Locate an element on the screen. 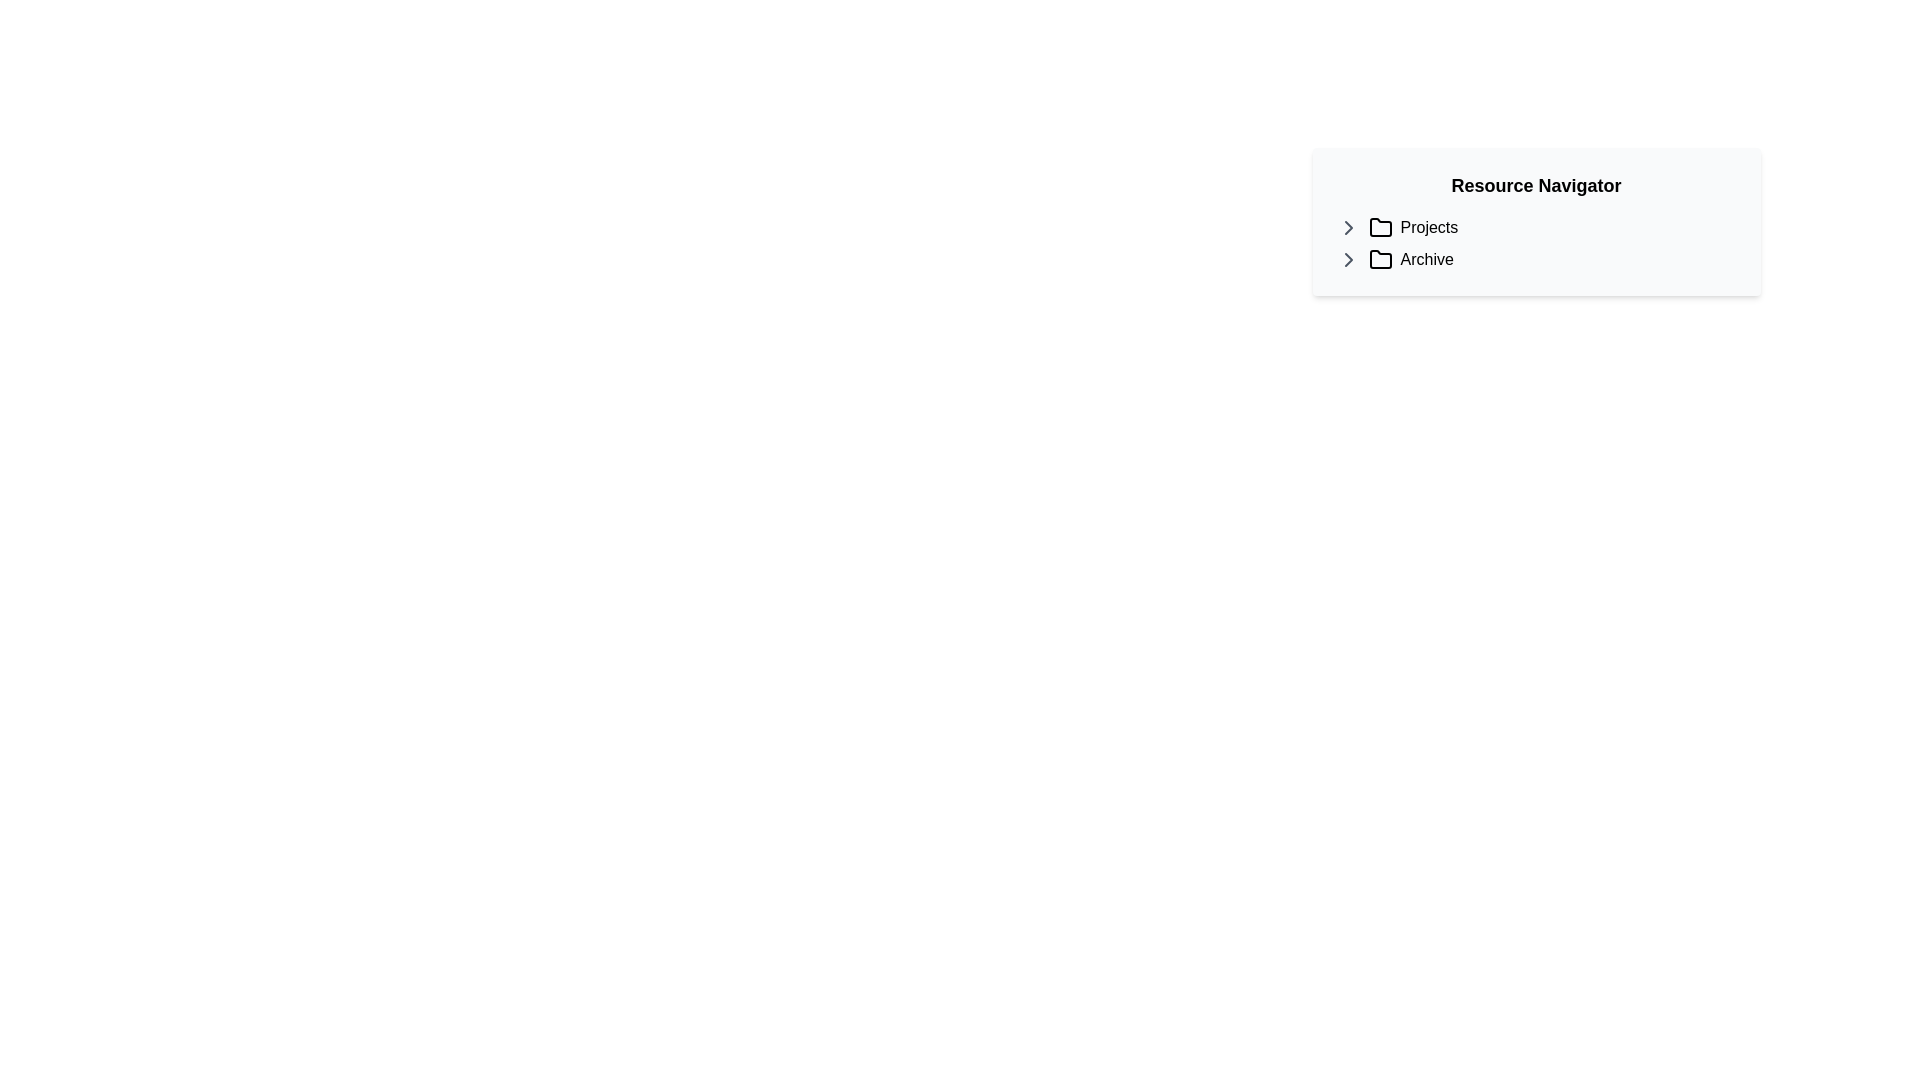  the right-pointing gray arrow icon is located at coordinates (1348, 258).